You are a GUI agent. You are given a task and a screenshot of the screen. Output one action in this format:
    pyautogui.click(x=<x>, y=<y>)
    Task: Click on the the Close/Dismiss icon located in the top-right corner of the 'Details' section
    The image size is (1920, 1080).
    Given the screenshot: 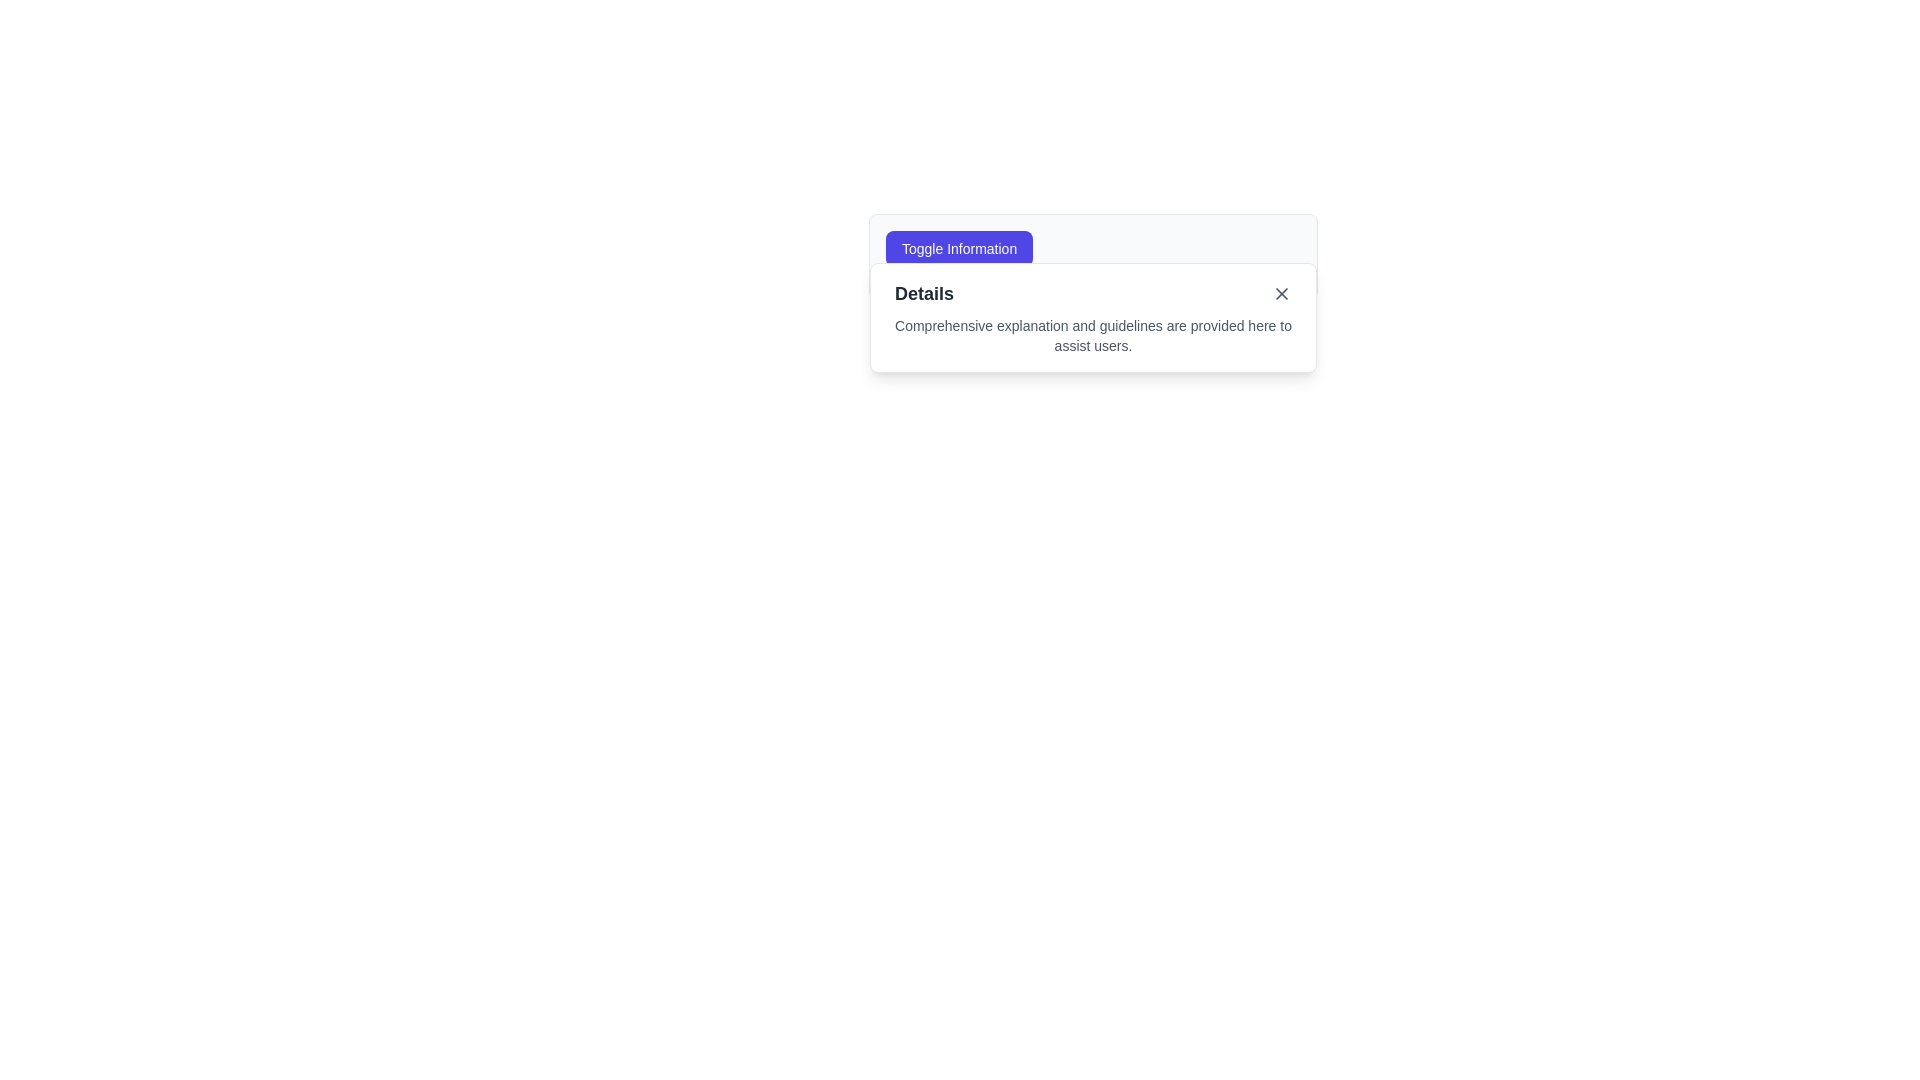 What is the action you would take?
    pyautogui.click(x=1281, y=293)
    